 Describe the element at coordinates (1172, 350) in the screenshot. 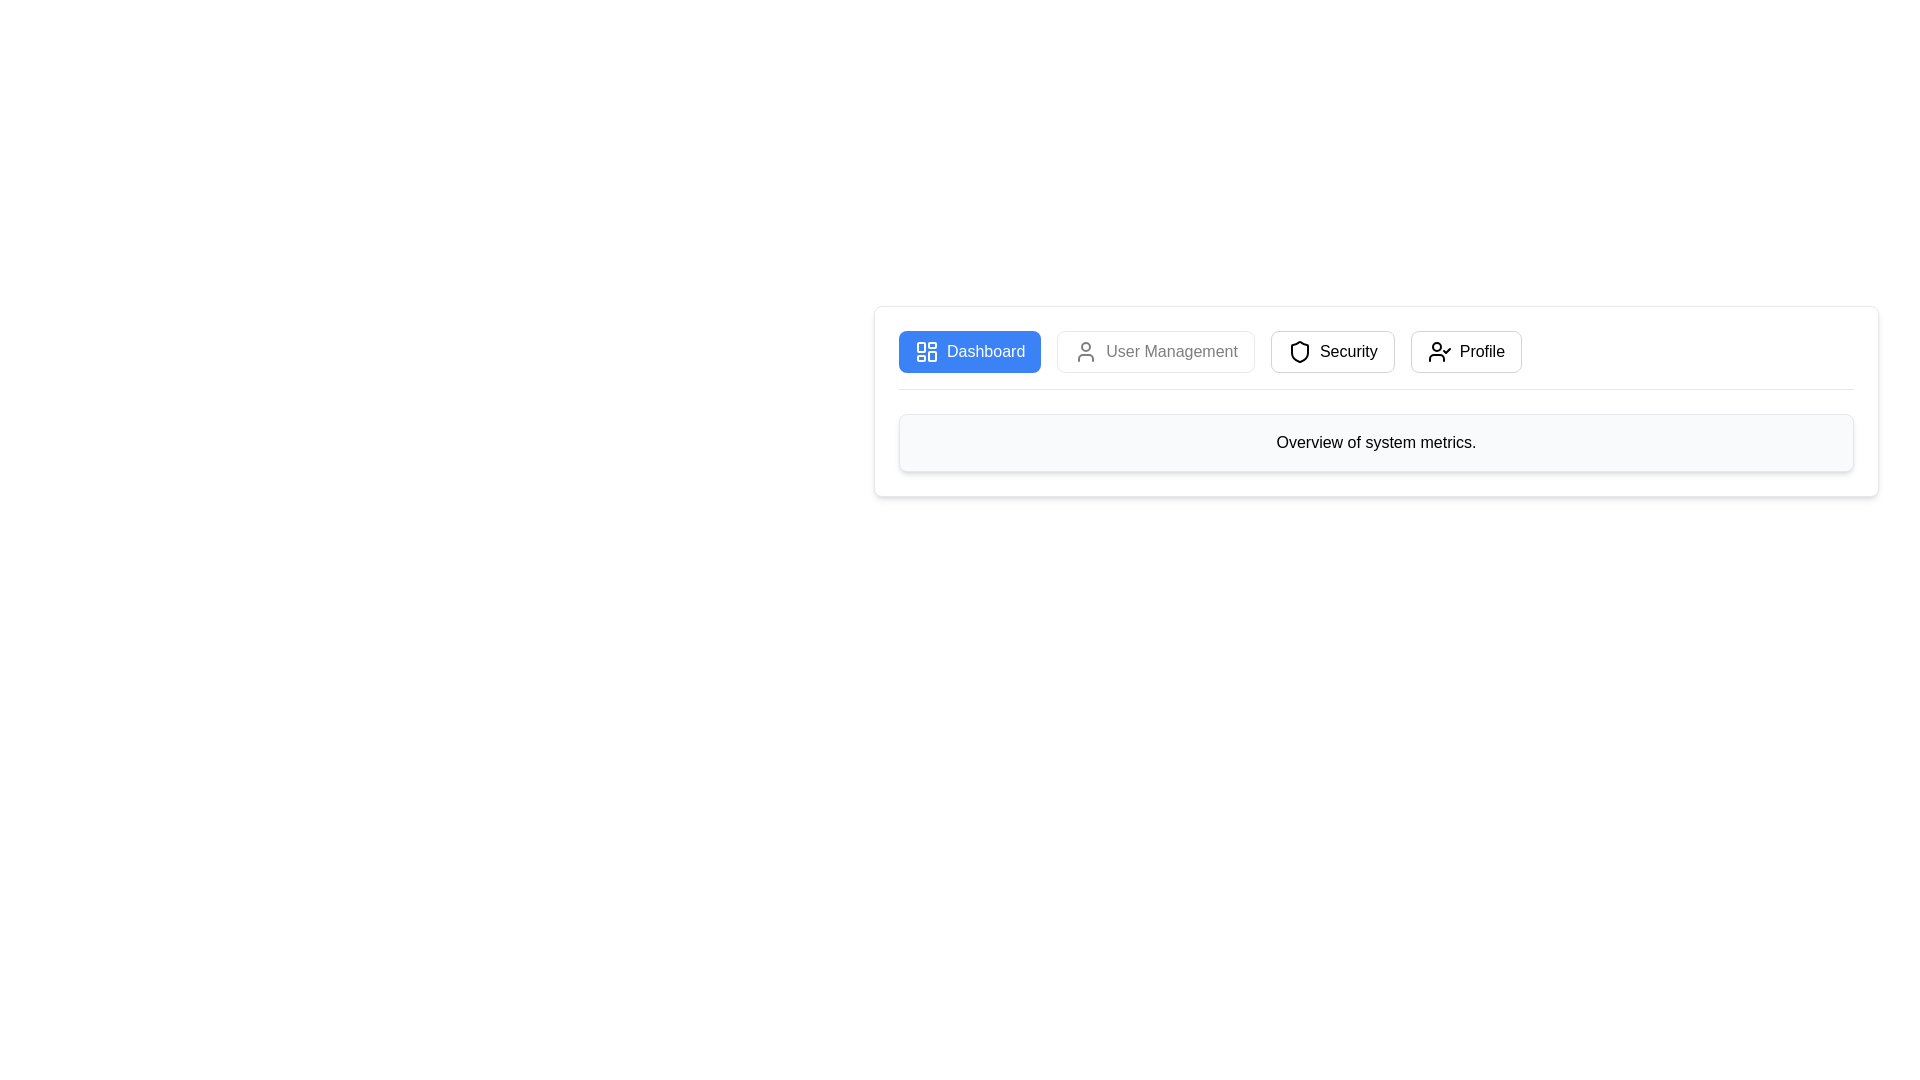

I see `the 'User Management' text within the navigation menu, which is styled in a button font and positioned between 'Dashboard' and 'Security'` at that location.